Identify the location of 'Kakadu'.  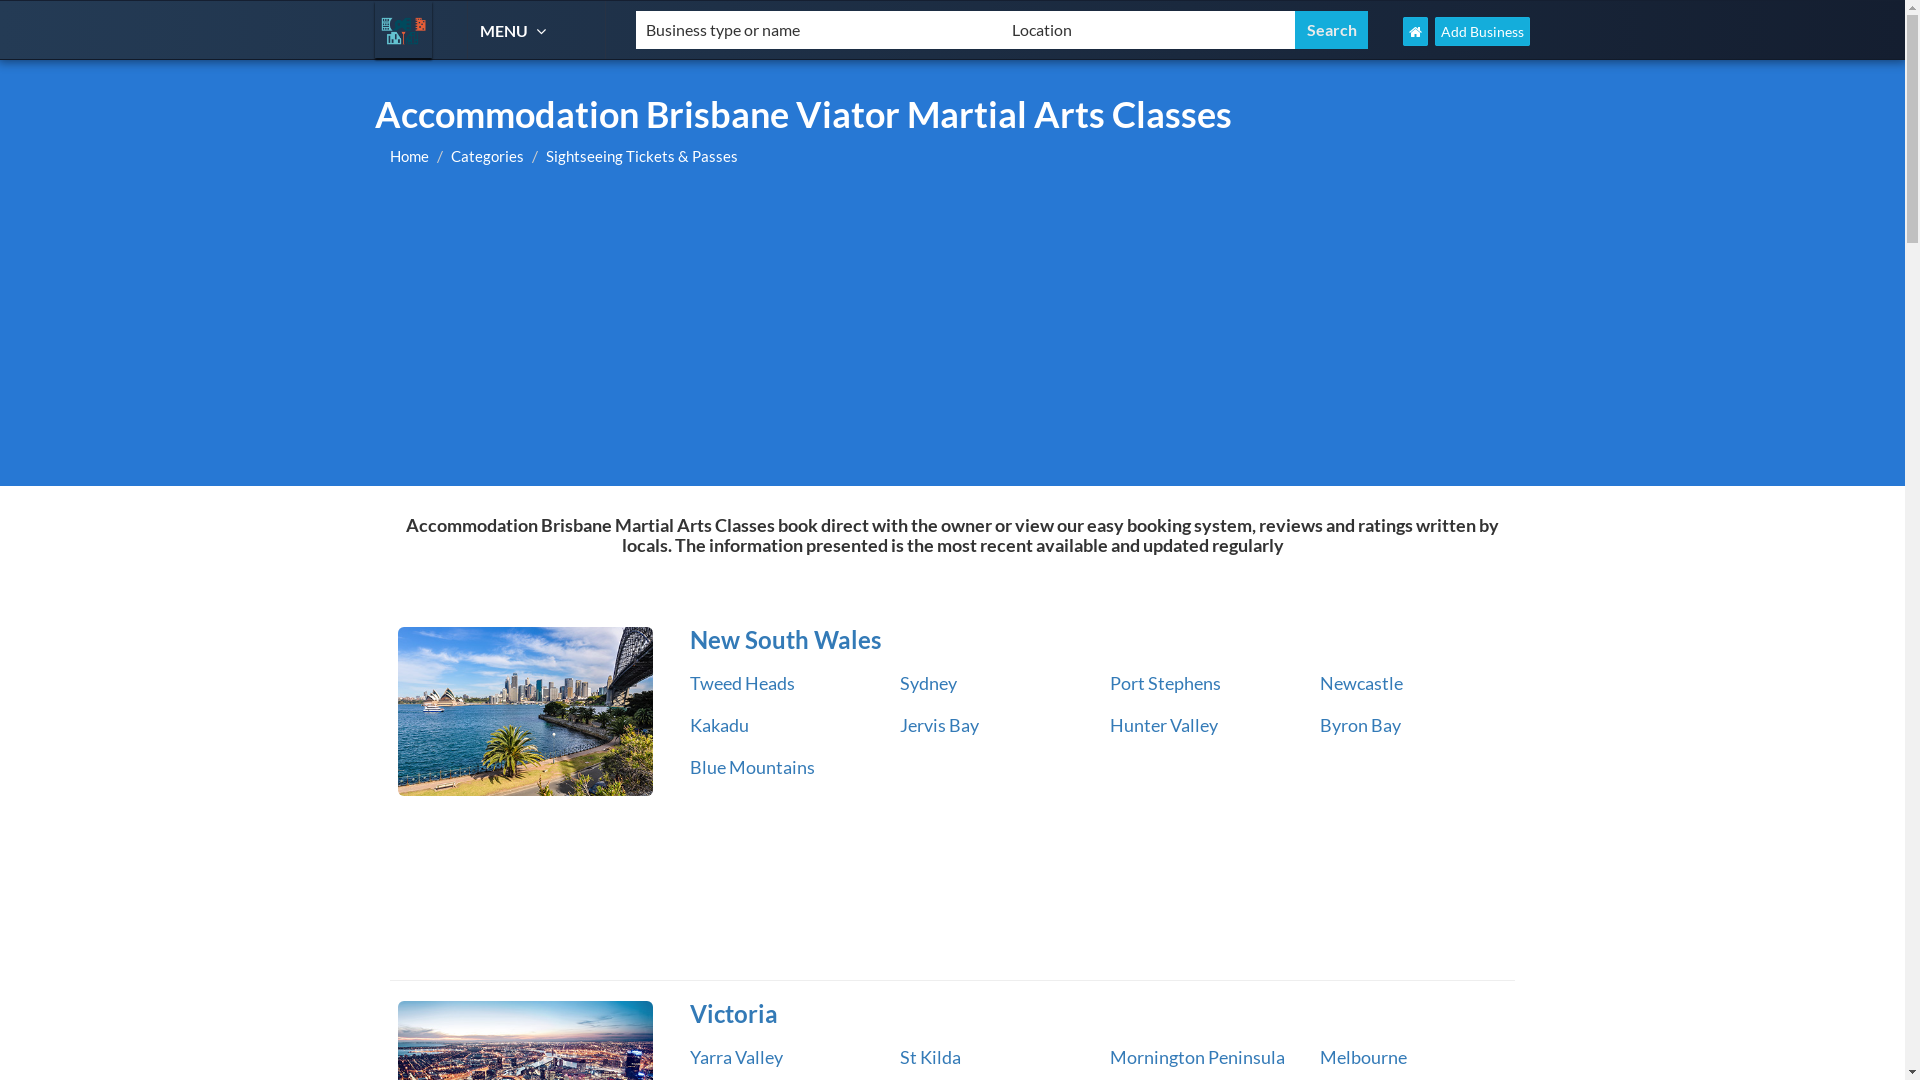
(719, 725).